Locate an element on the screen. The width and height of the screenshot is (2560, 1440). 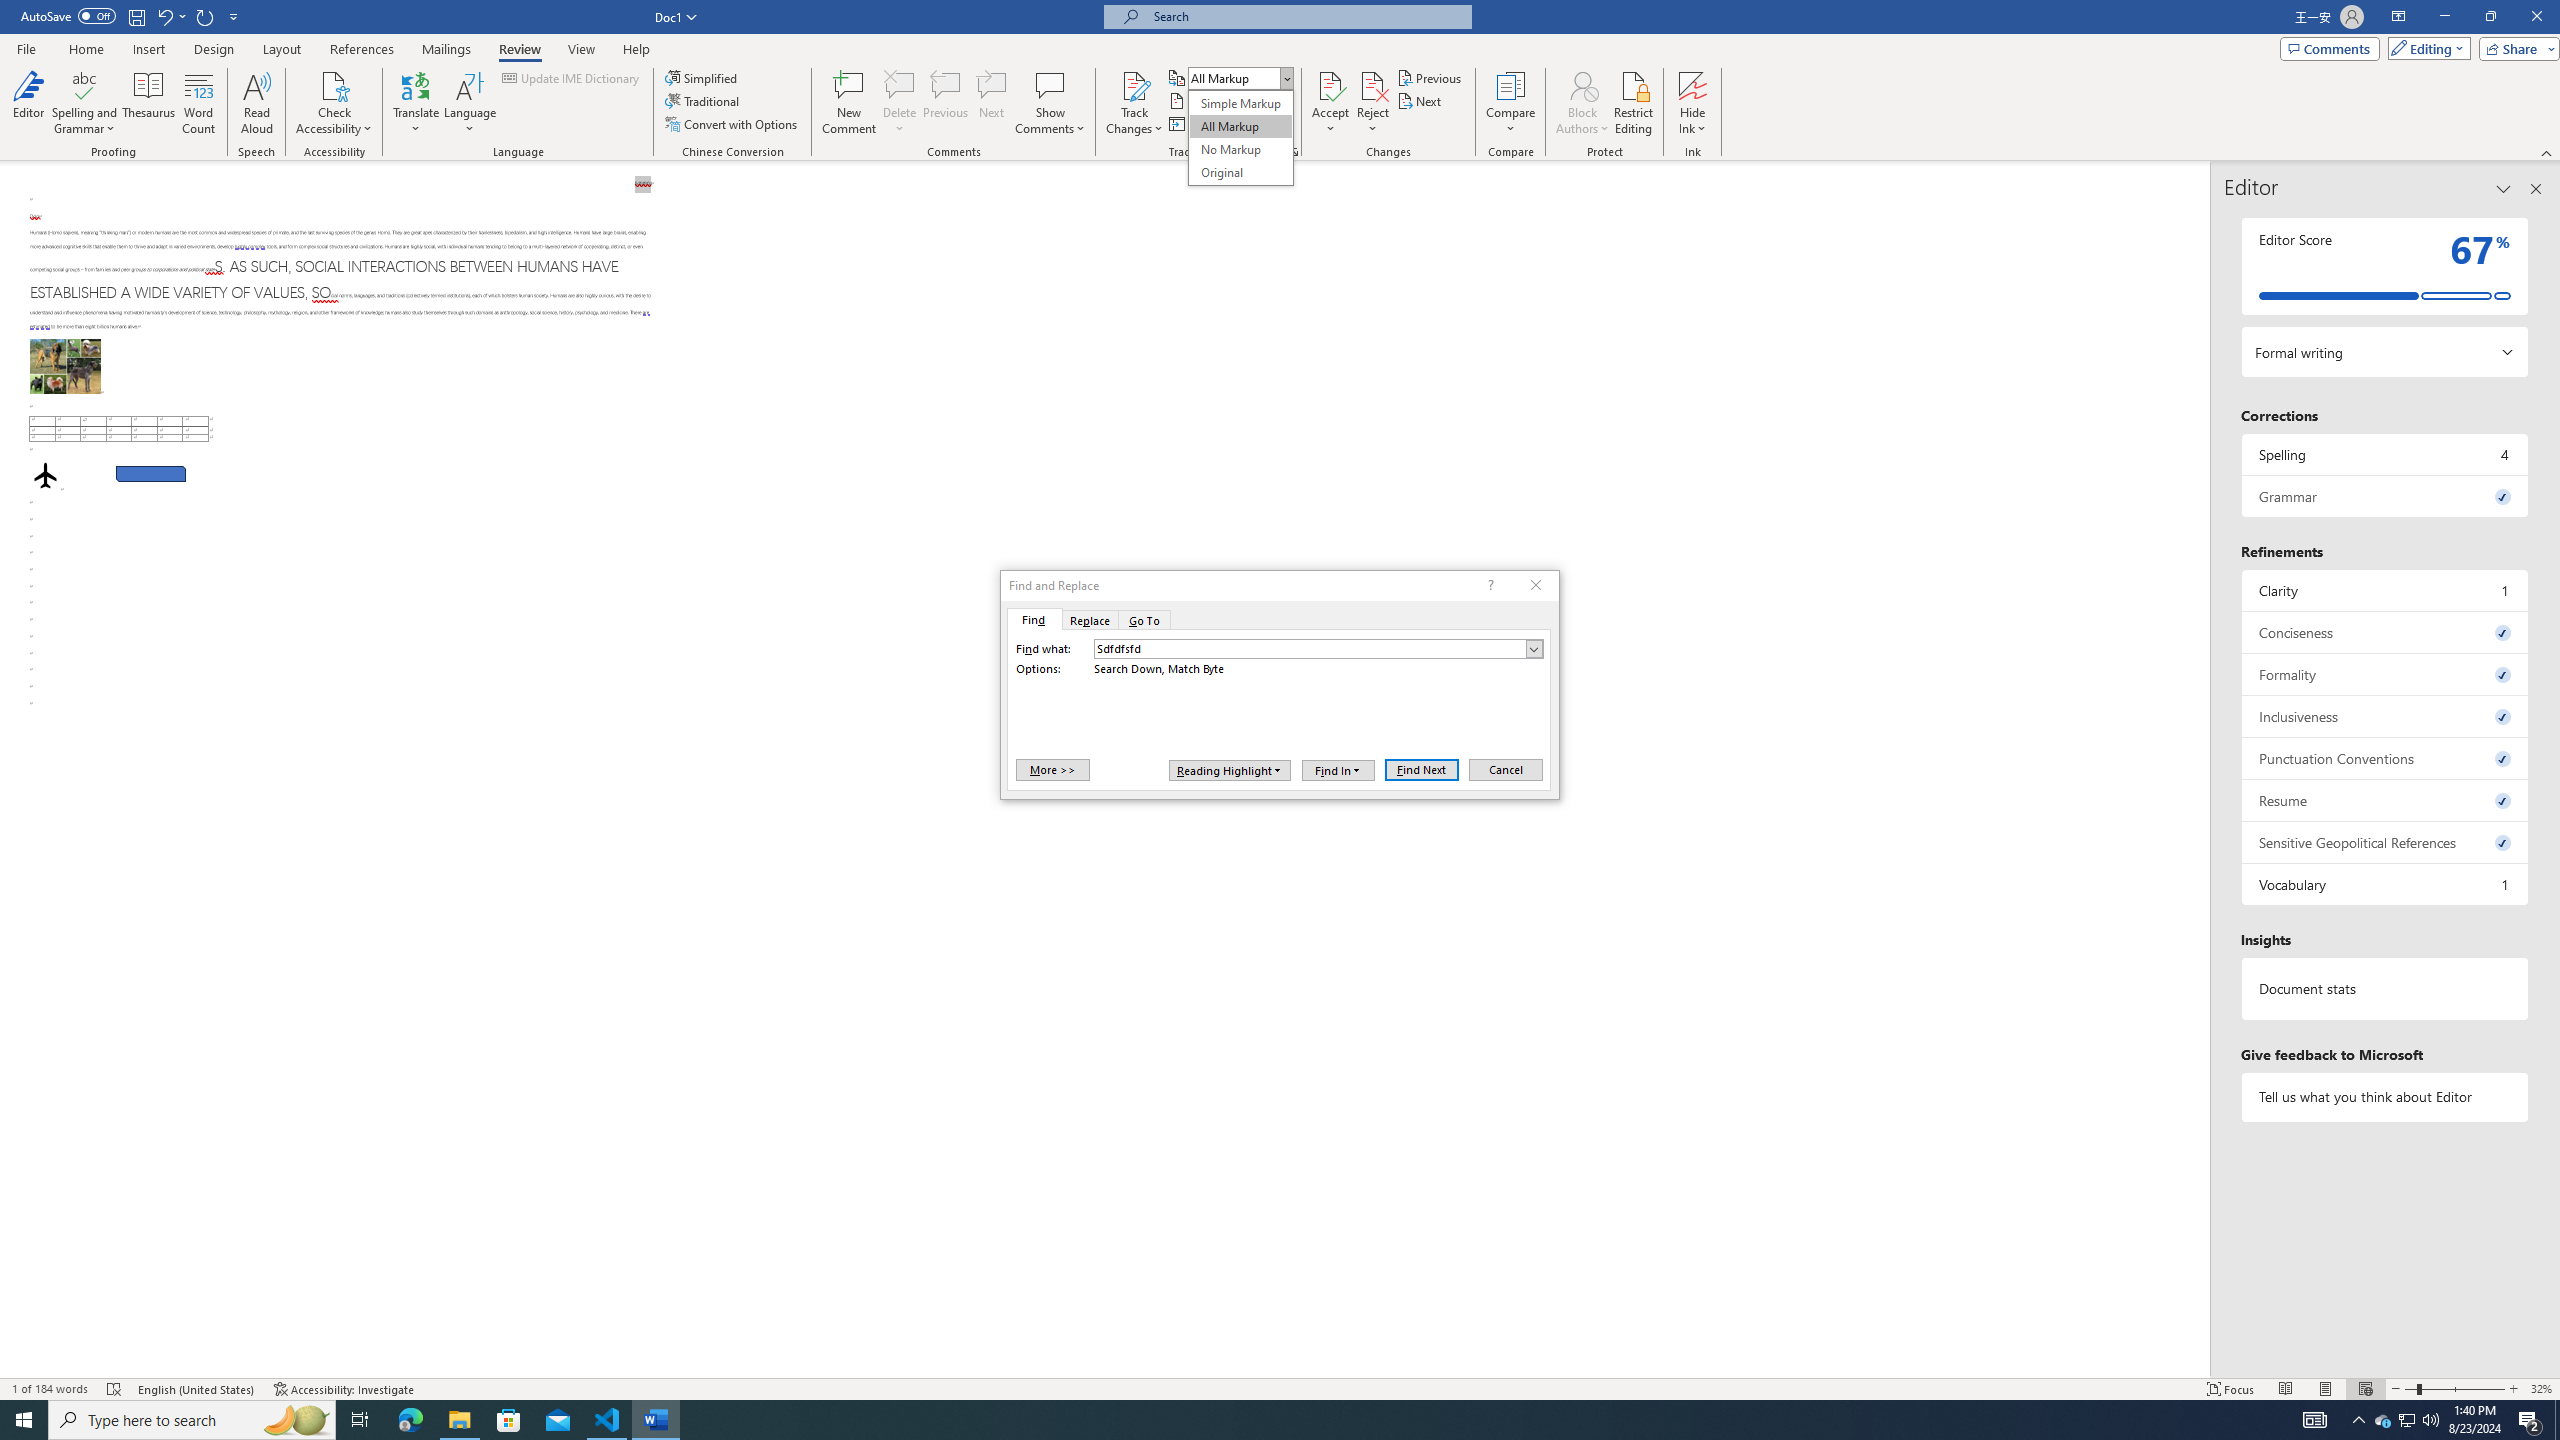
'Action Center, 2 new notifications' is located at coordinates (2530, 1418).